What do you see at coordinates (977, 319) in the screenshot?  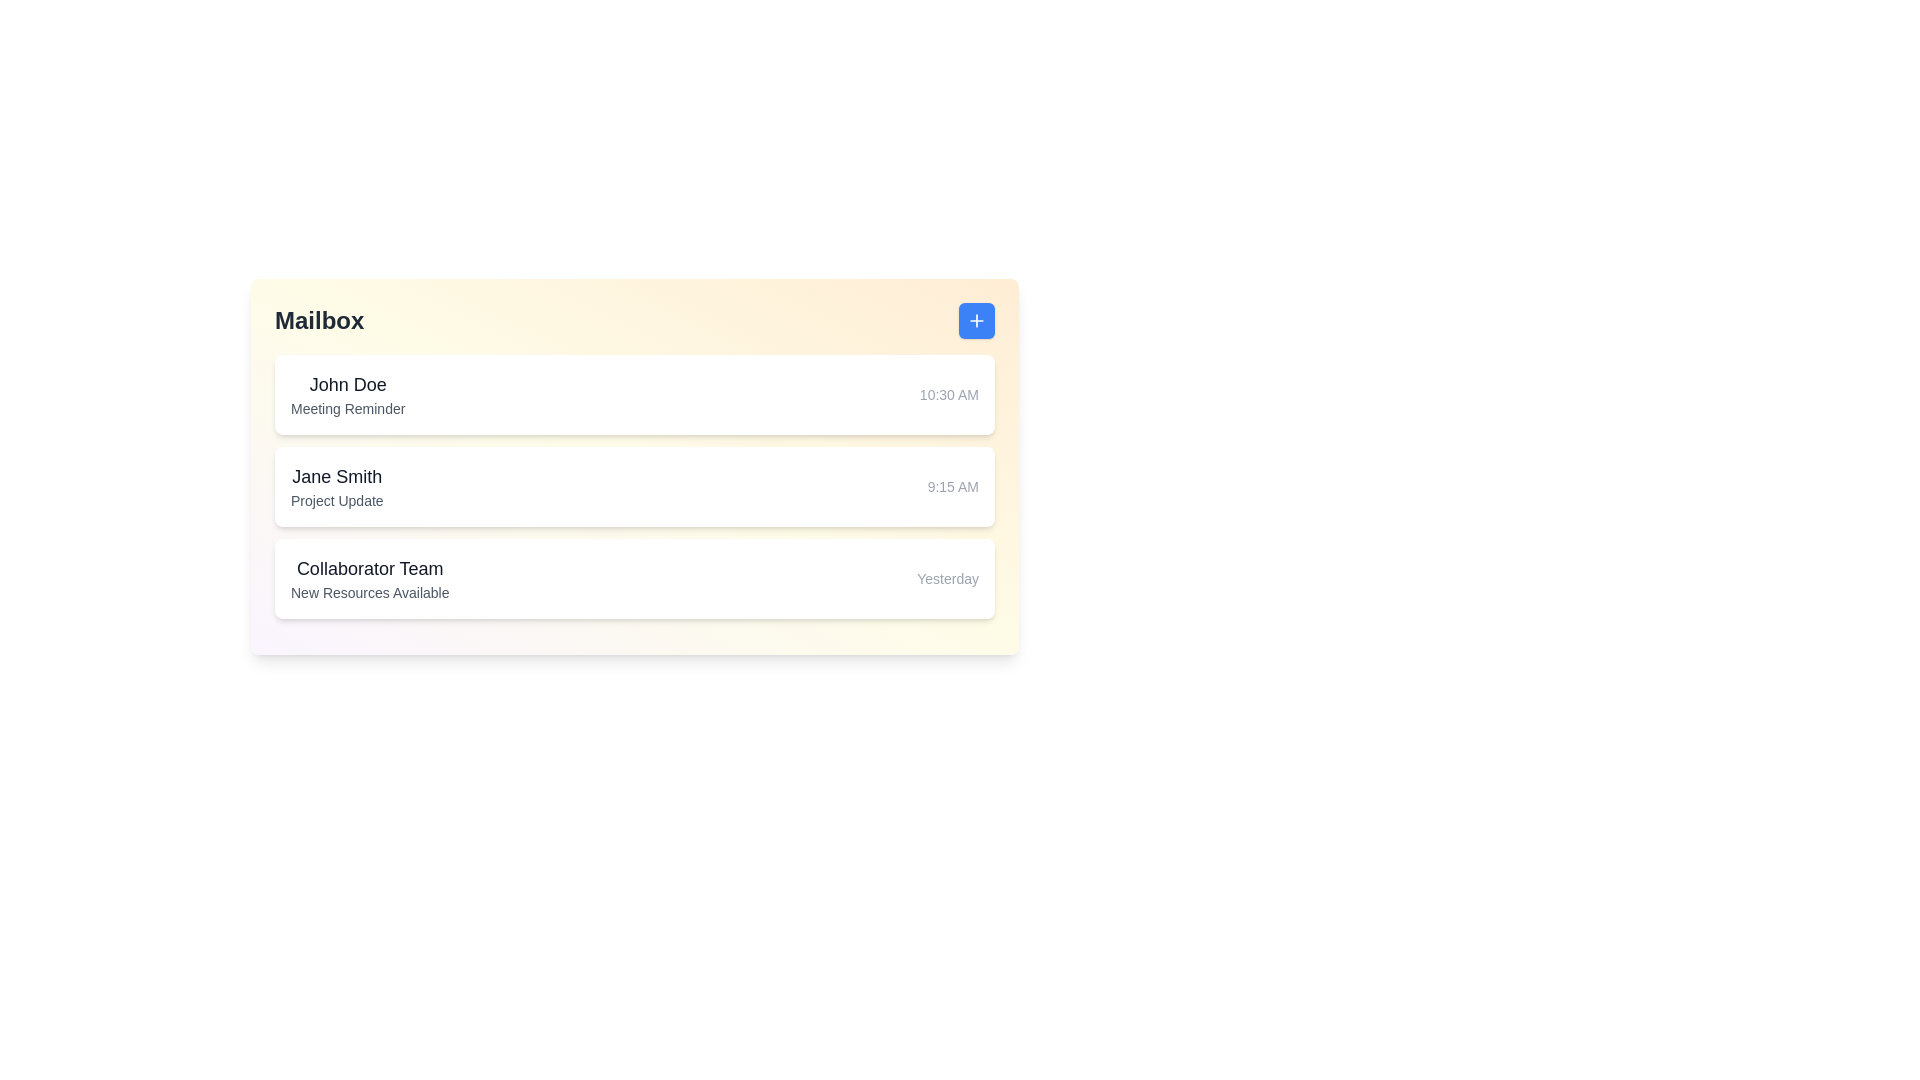 I see `'Add' button to create a new mail item` at bounding box center [977, 319].